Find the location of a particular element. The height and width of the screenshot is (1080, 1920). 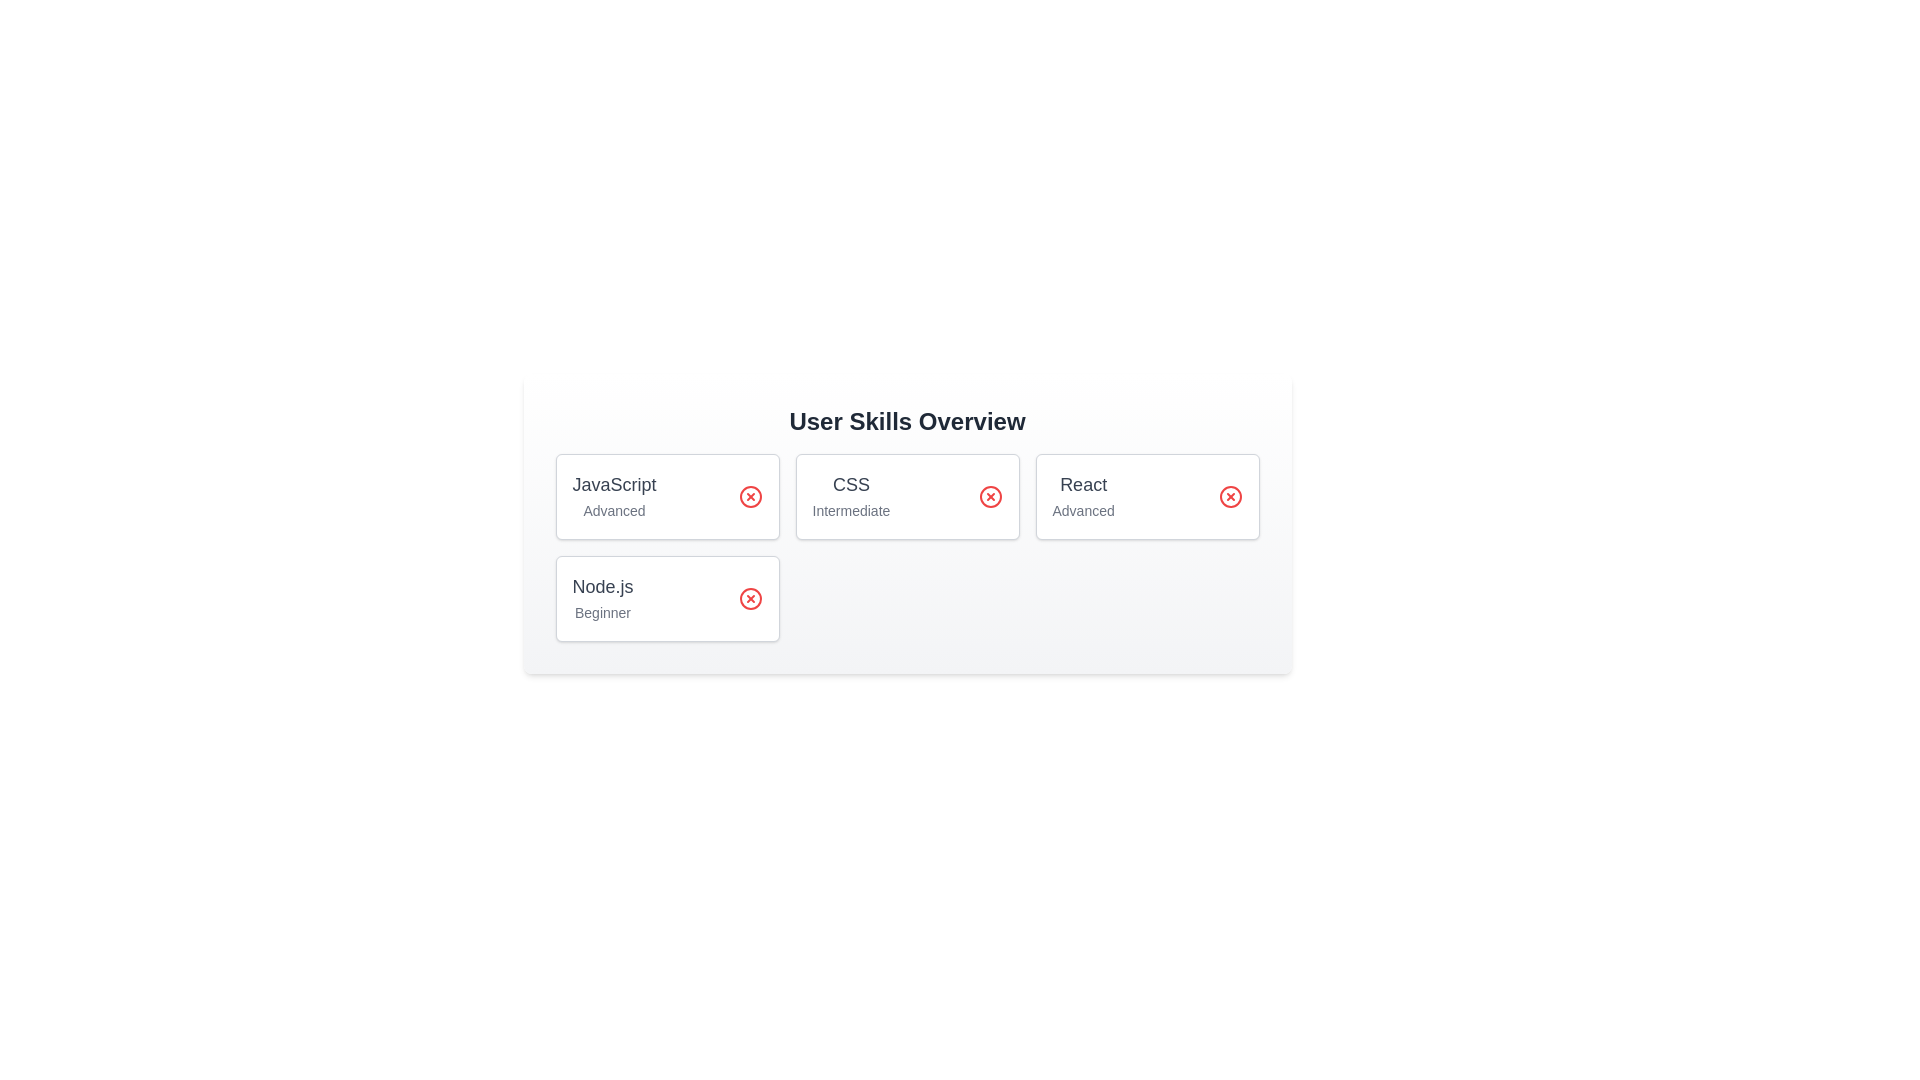

the delete button for the skill CSS is located at coordinates (990, 496).